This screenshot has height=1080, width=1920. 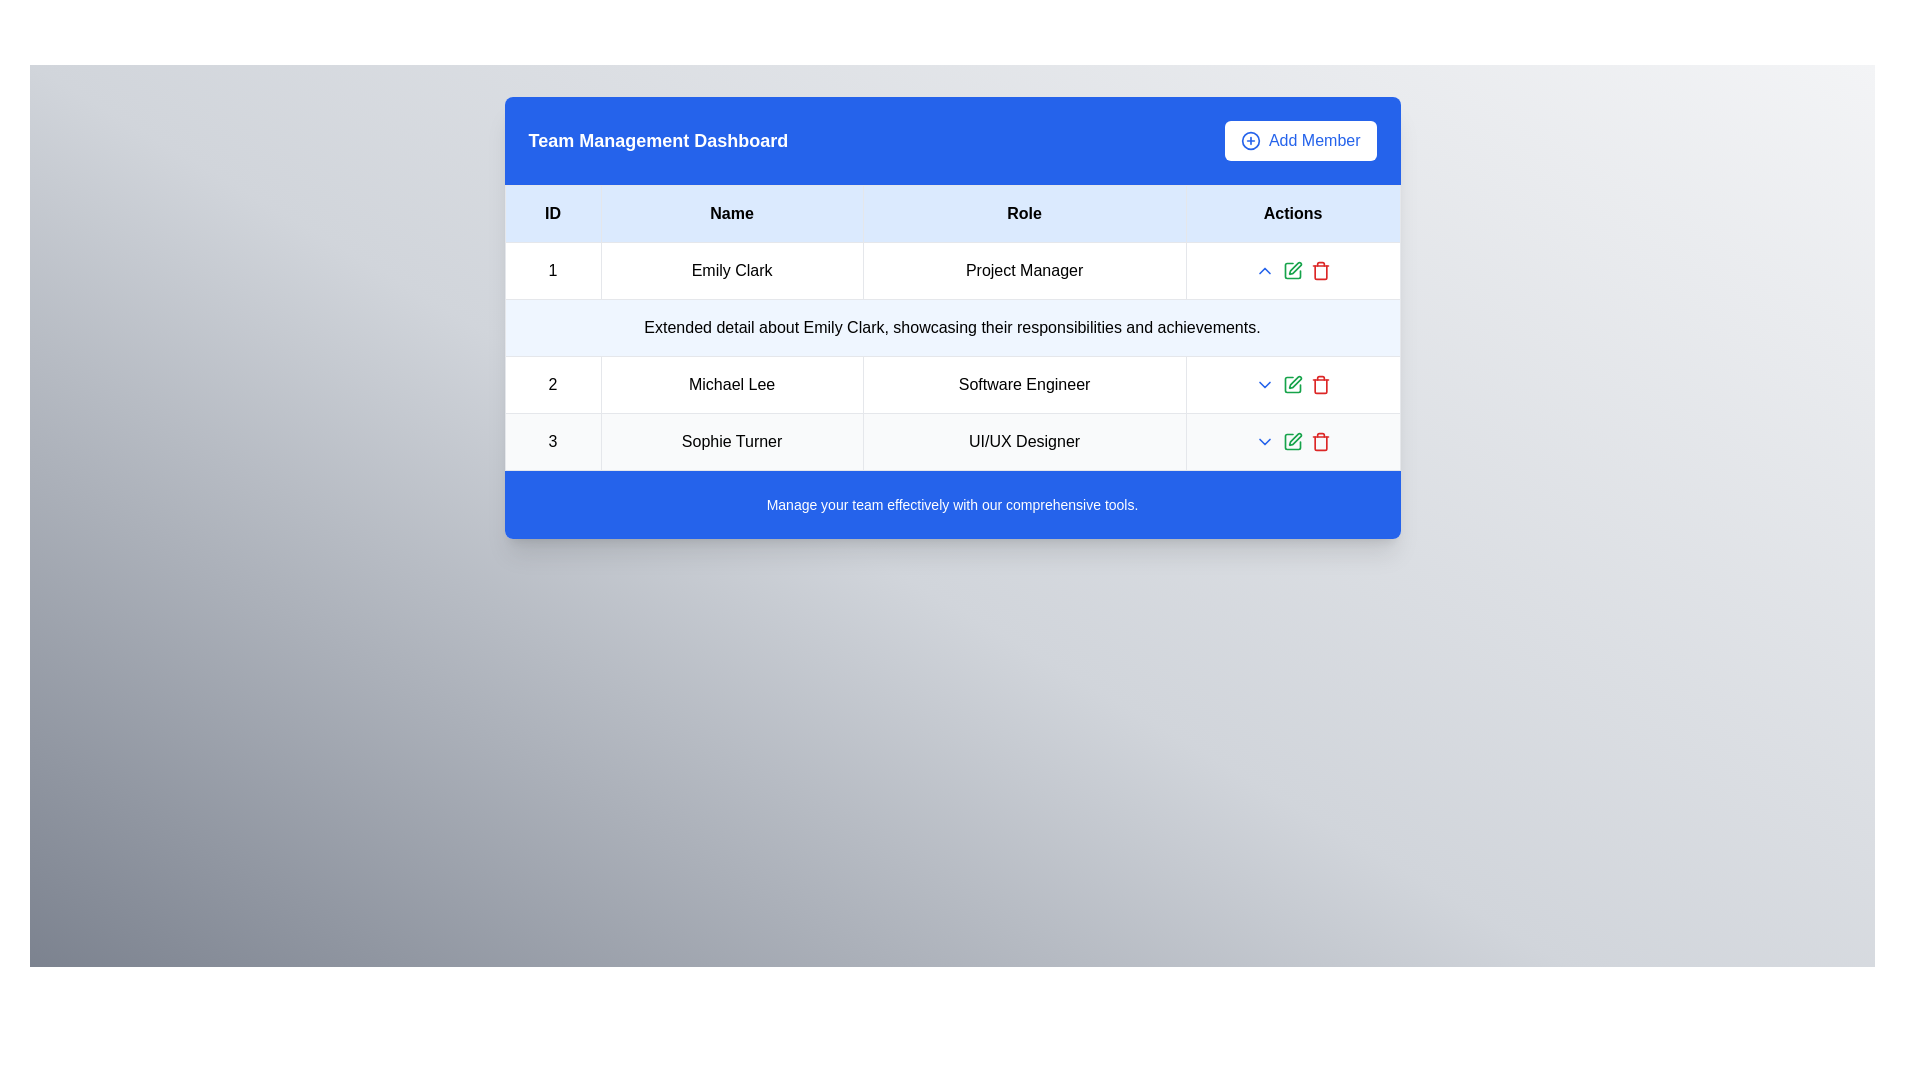 I want to click on the 'Add Member' icon located in the top-right corner of the blue dashboard header, so click(x=1249, y=140).